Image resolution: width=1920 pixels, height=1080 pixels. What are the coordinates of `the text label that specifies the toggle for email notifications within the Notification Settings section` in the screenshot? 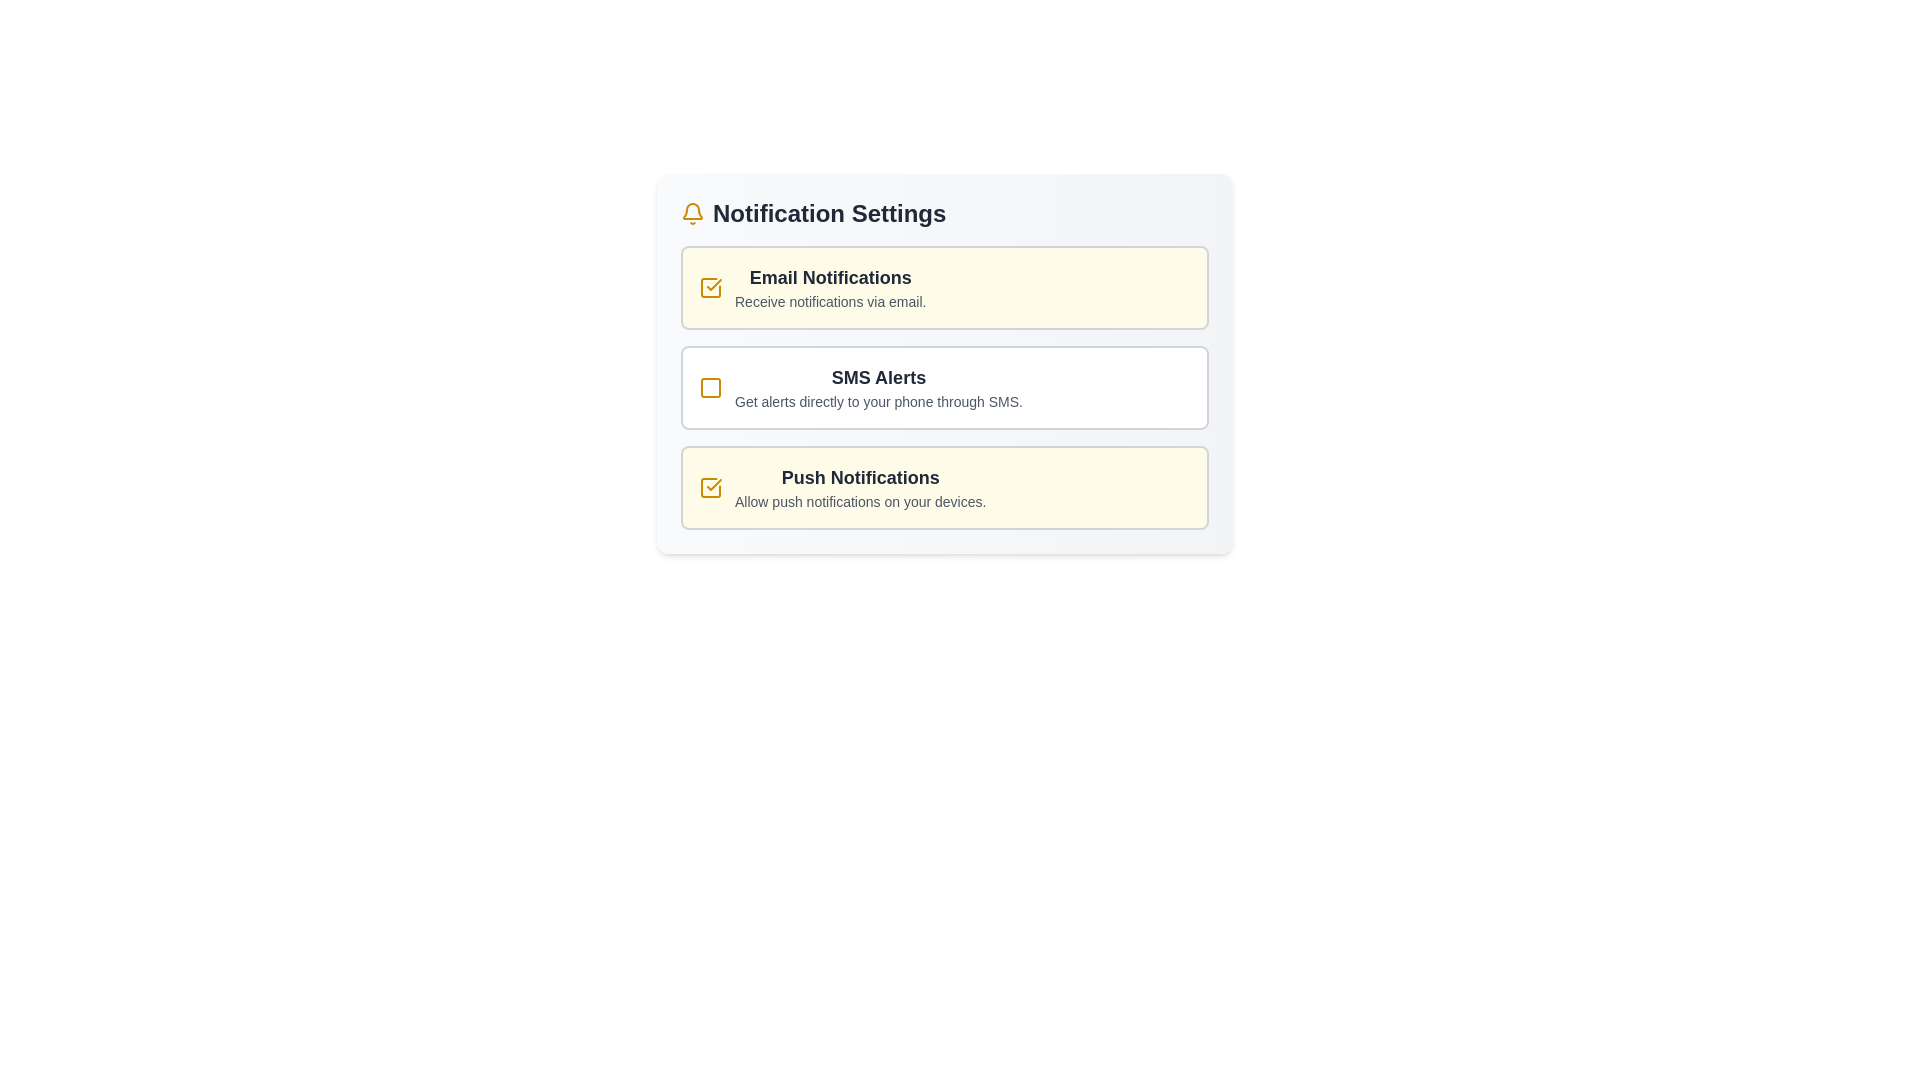 It's located at (830, 288).